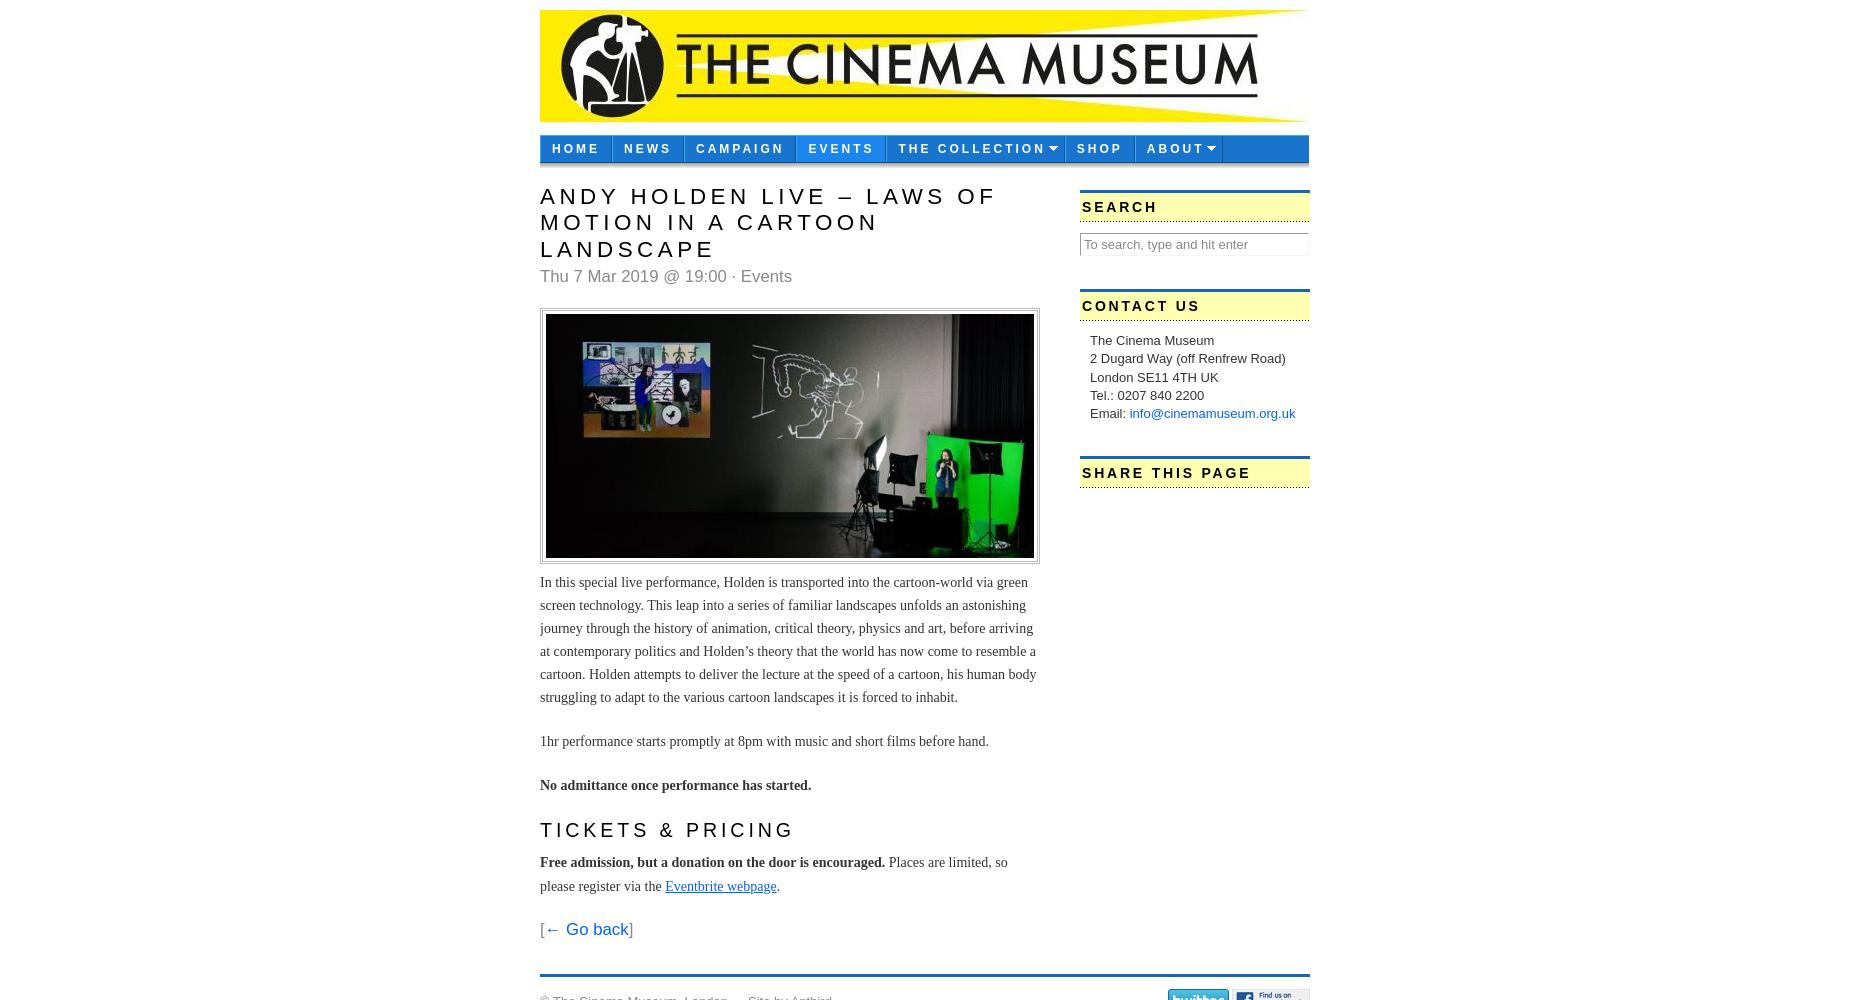 This screenshot has height=1000, width=1850. What do you see at coordinates (1098, 148) in the screenshot?
I see `'Shop'` at bounding box center [1098, 148].